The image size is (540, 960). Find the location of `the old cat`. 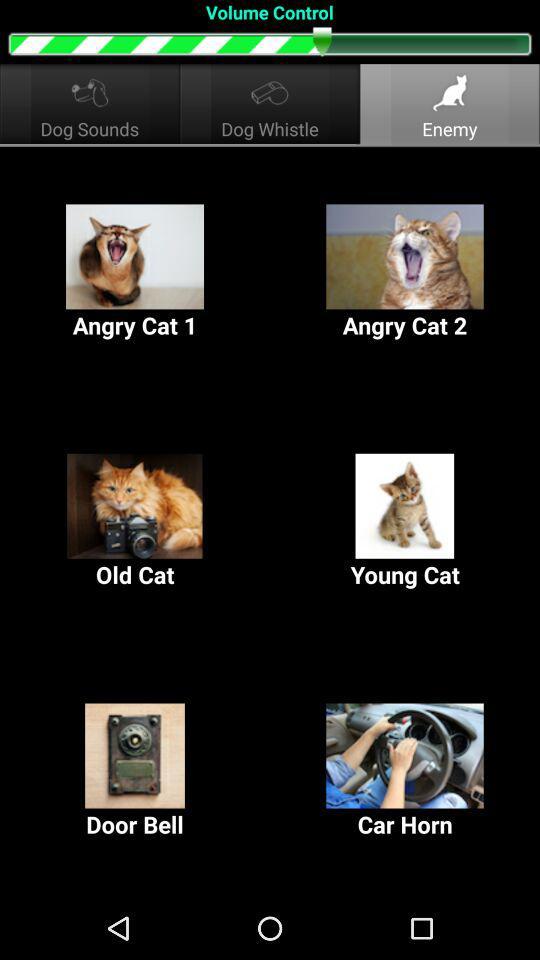

the old cat is located at coordinates (135, 521).